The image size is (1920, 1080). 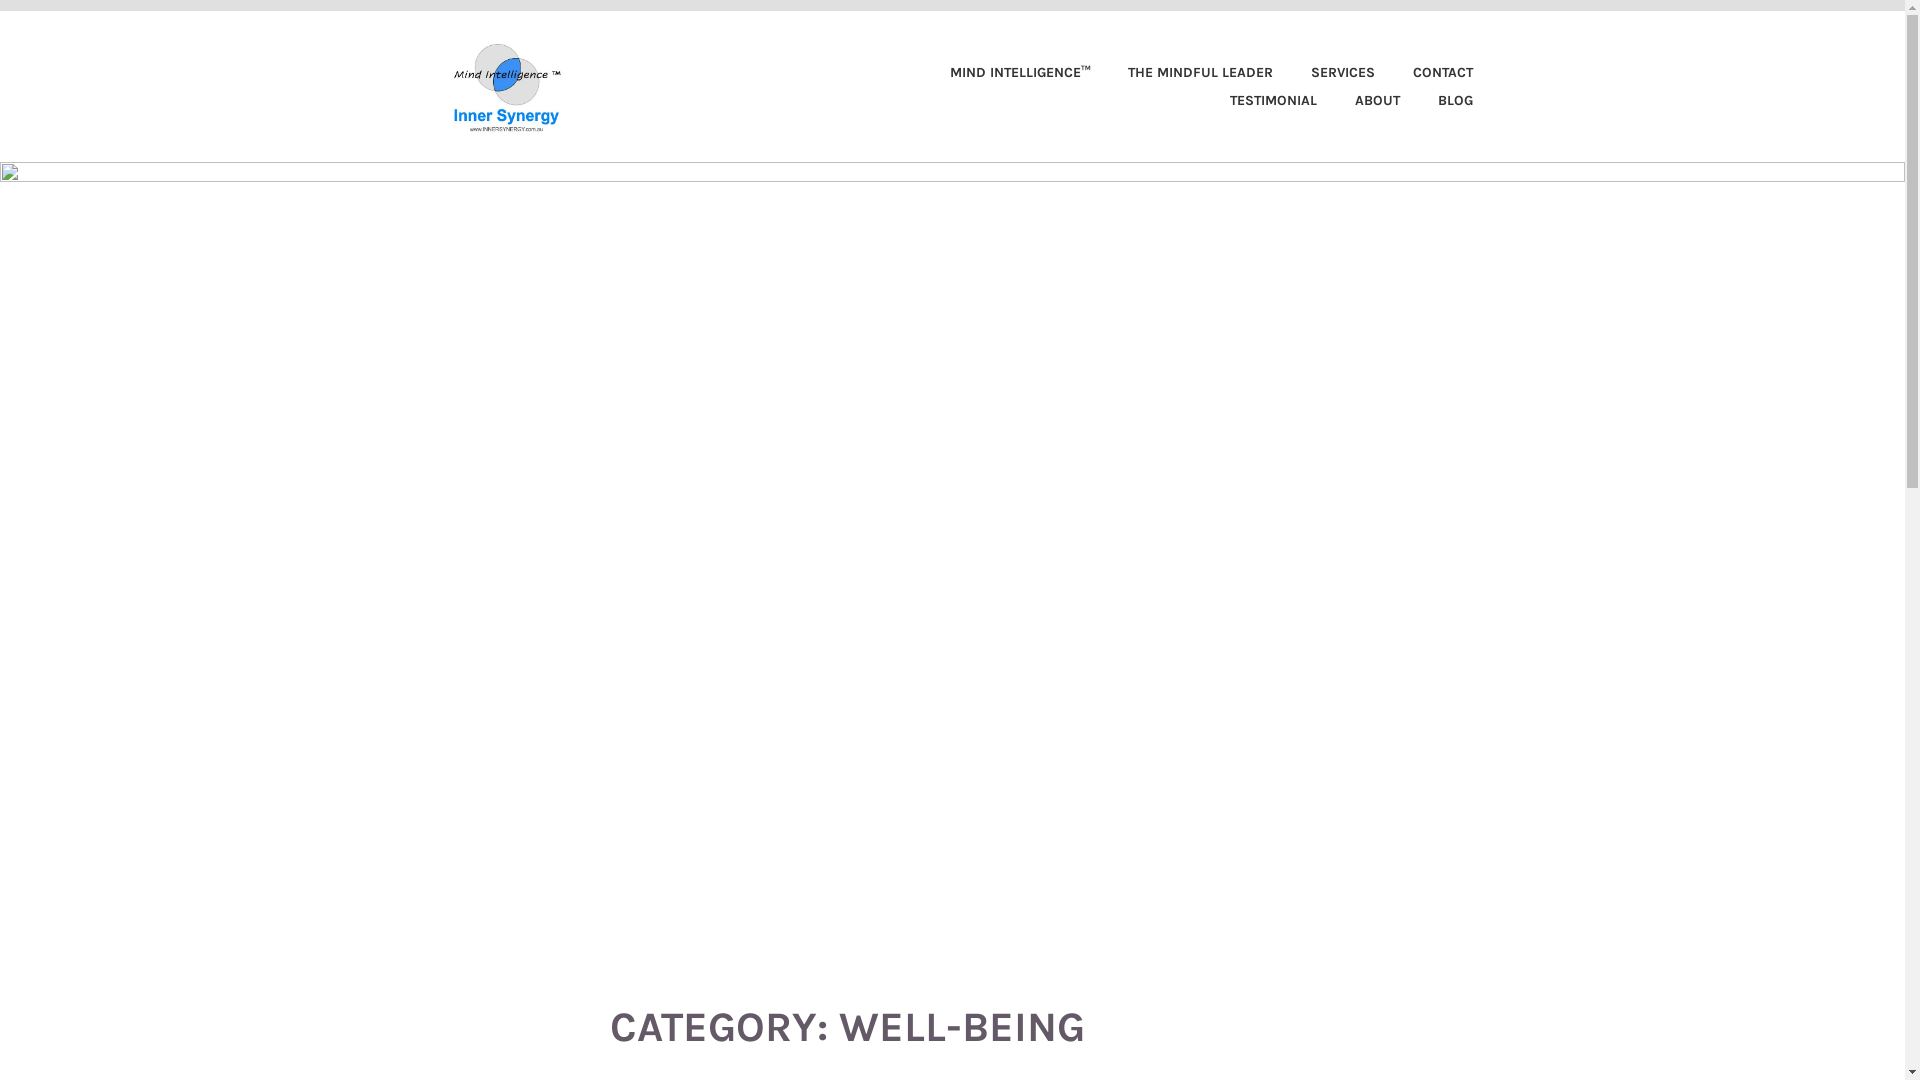 What do you see at coordinates (1256, 100) in the screenshot?
I see `'TESTIMONIAL'` at bounding box center [1256, 100].